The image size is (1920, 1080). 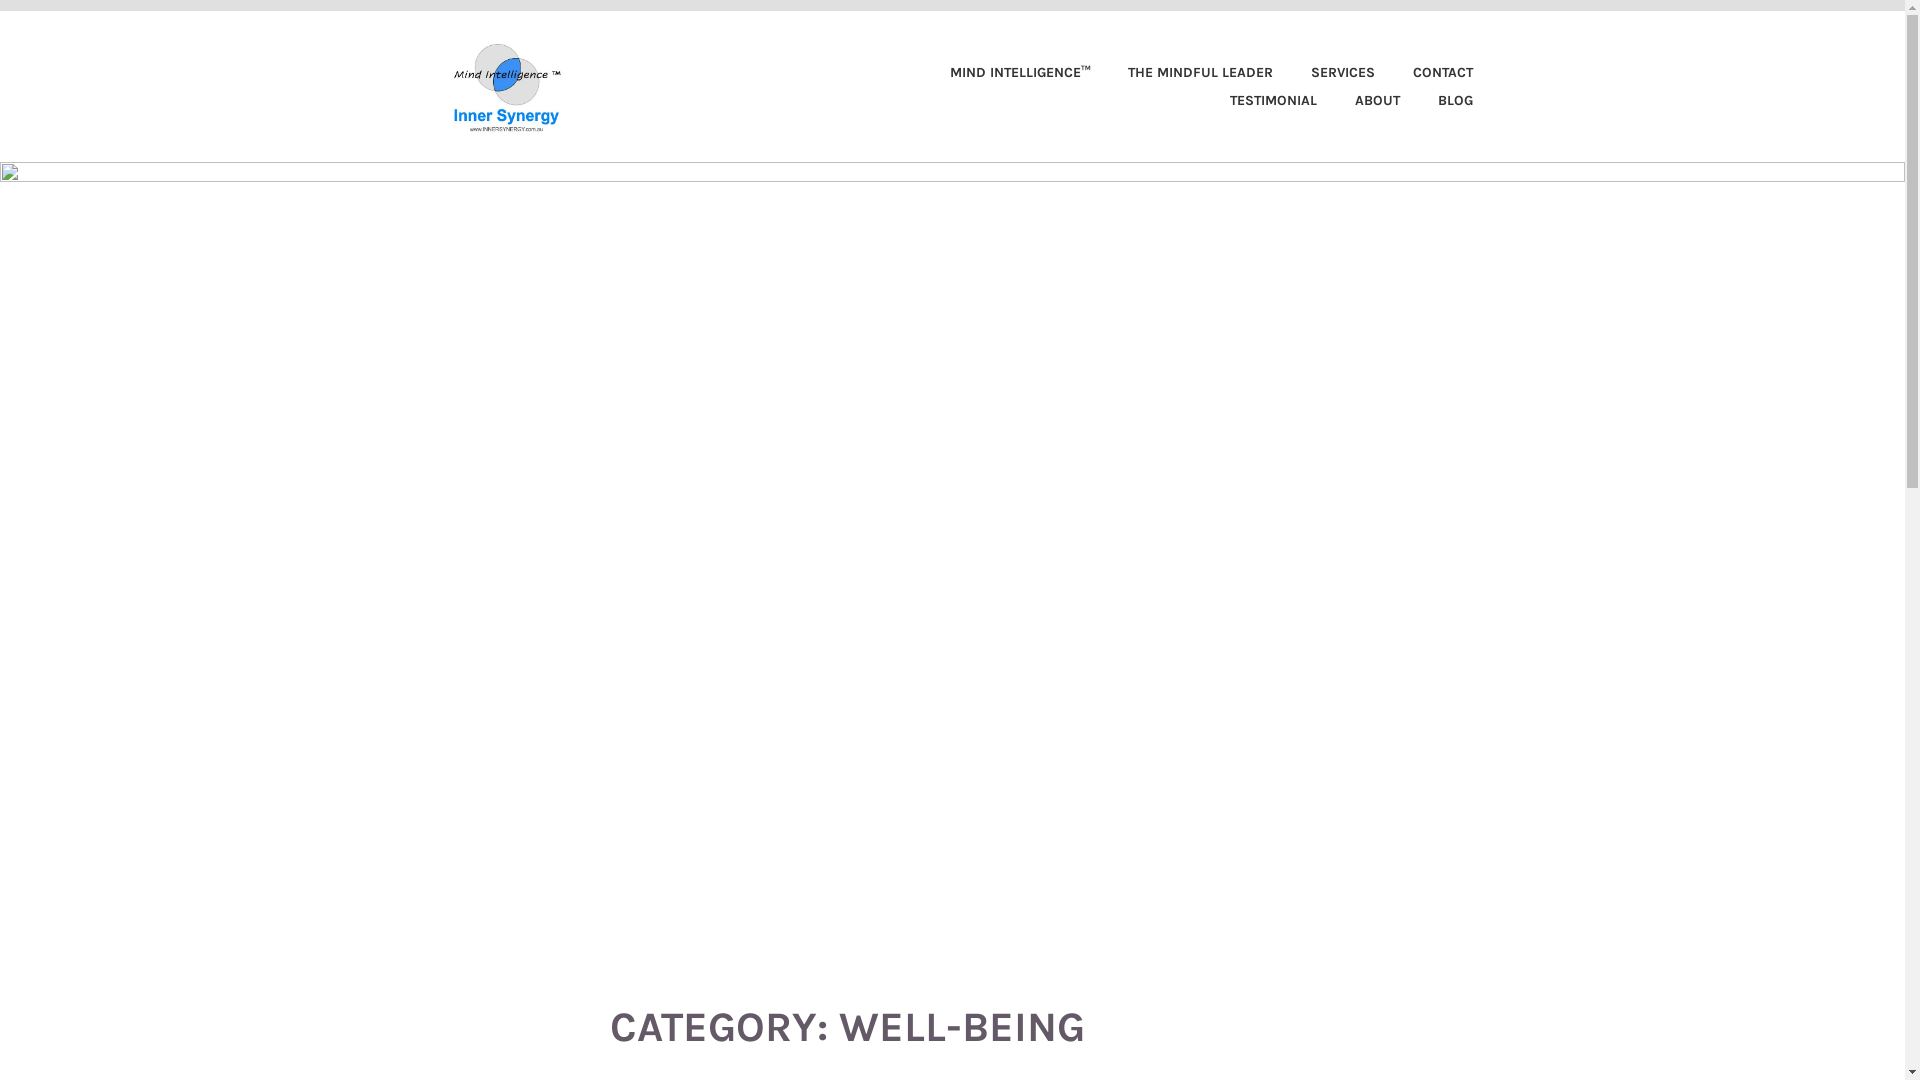 What do you see at coordinates (1256, 100) in the screenshot?
I see `'TESTIMONIAL'` at bounding box center [1256, 100].